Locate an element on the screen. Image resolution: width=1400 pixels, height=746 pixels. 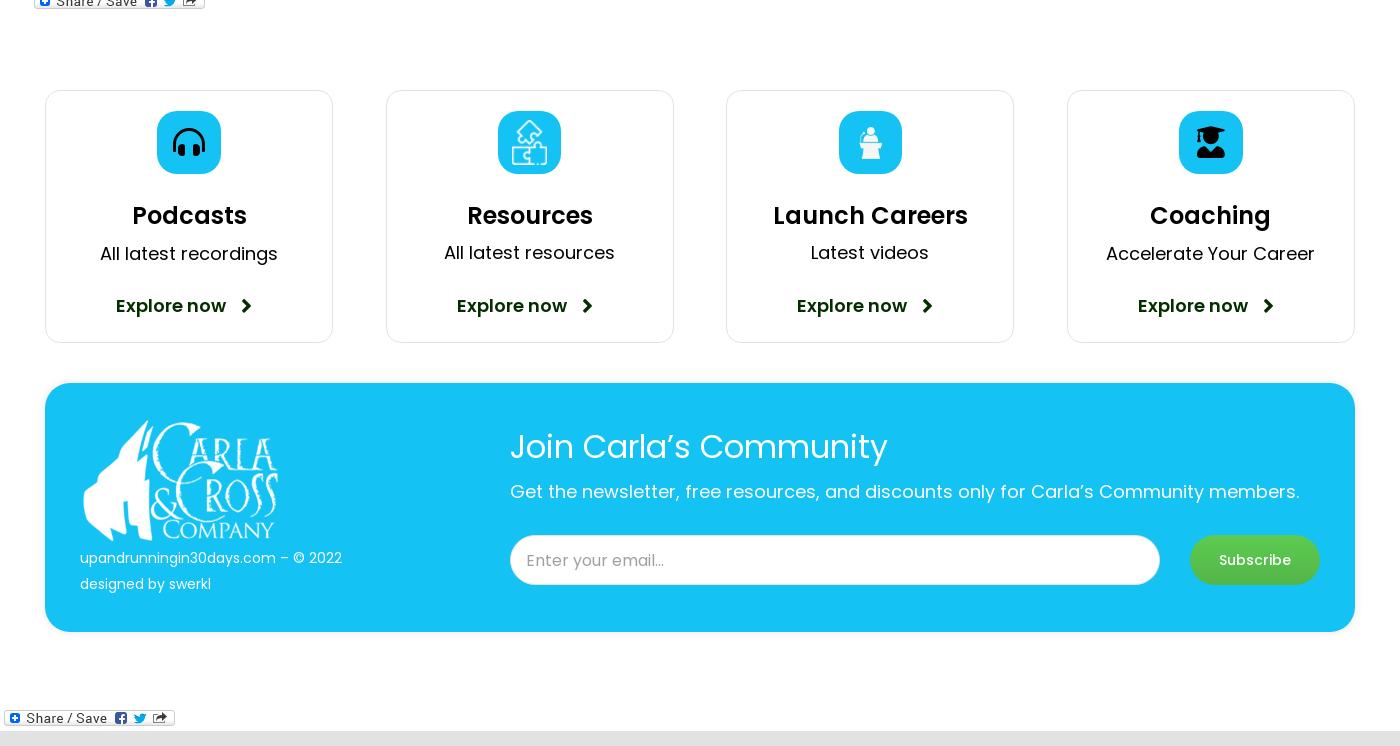
'Coaching' is located at coordinates (1149, 214).